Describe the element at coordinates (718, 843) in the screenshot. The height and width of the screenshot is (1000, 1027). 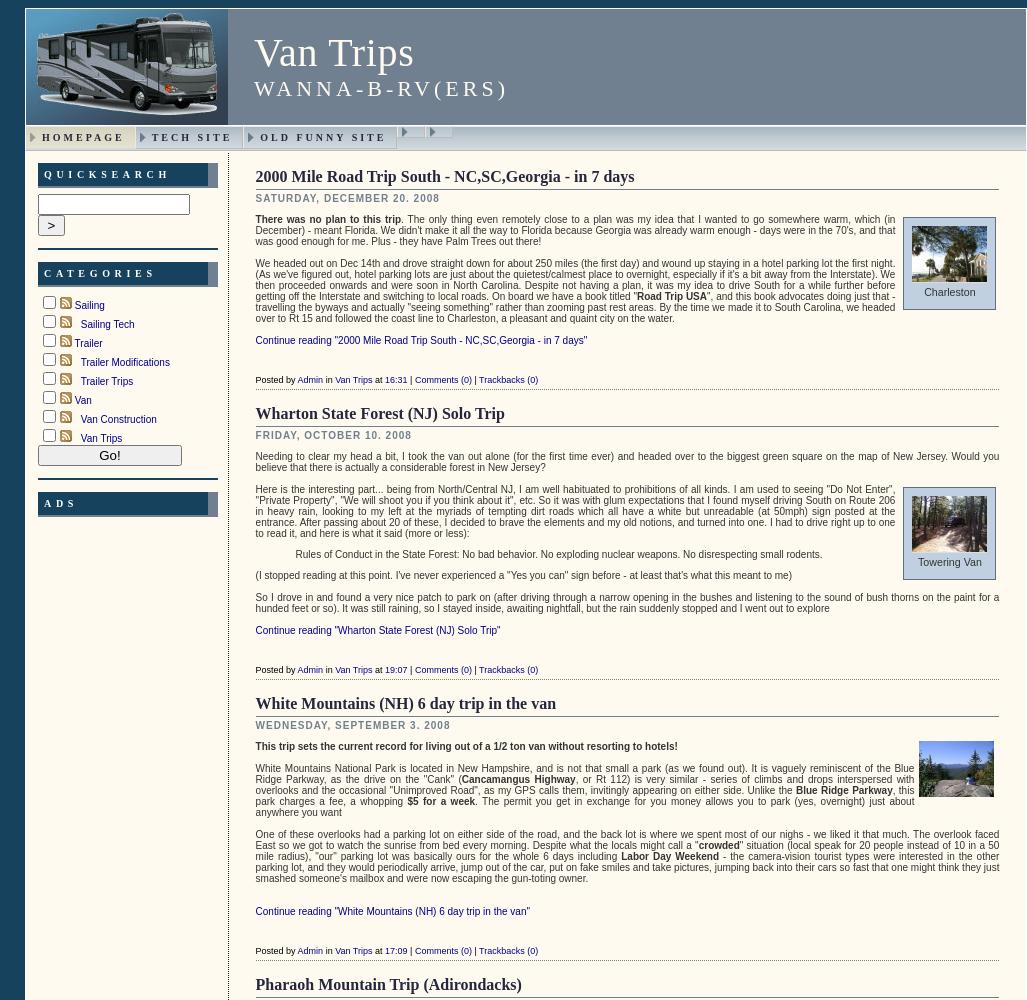
I see `'crowded'` at that location.